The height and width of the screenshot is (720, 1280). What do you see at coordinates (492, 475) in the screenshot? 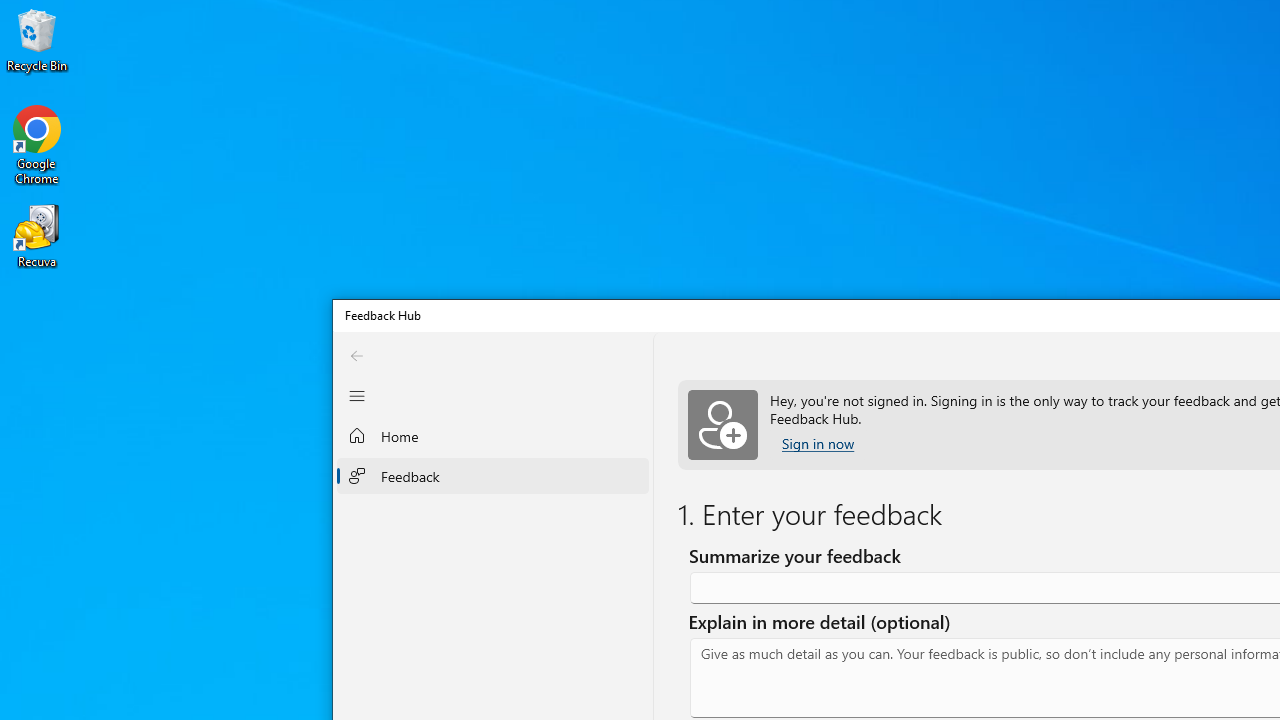
I see `'Feedback'` at bounding box center [492, 475].